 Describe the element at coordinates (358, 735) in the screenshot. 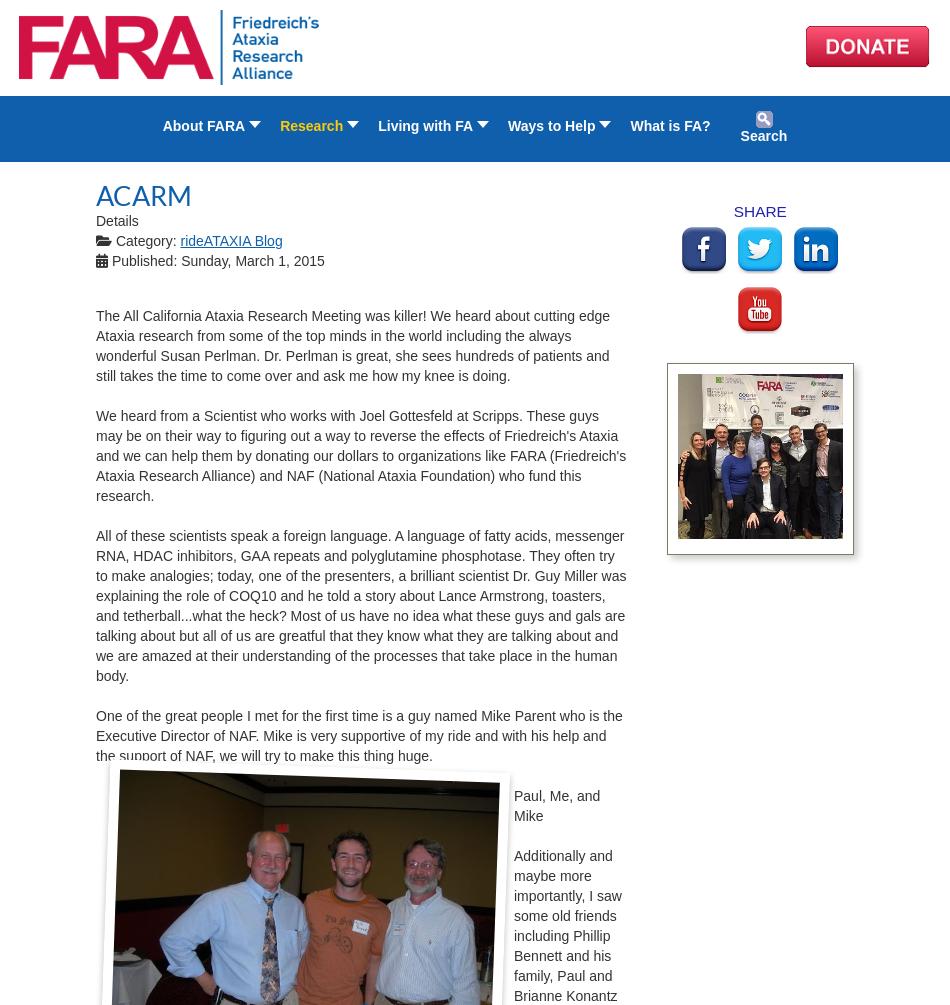

I see `'One of the great people I met for the first time is a guy named Mike Parent who is the Executive Director of NAF. Mike is very supportive of my ride and with his help and the support of NAF, we will try to make this thing huge.'` at that location.